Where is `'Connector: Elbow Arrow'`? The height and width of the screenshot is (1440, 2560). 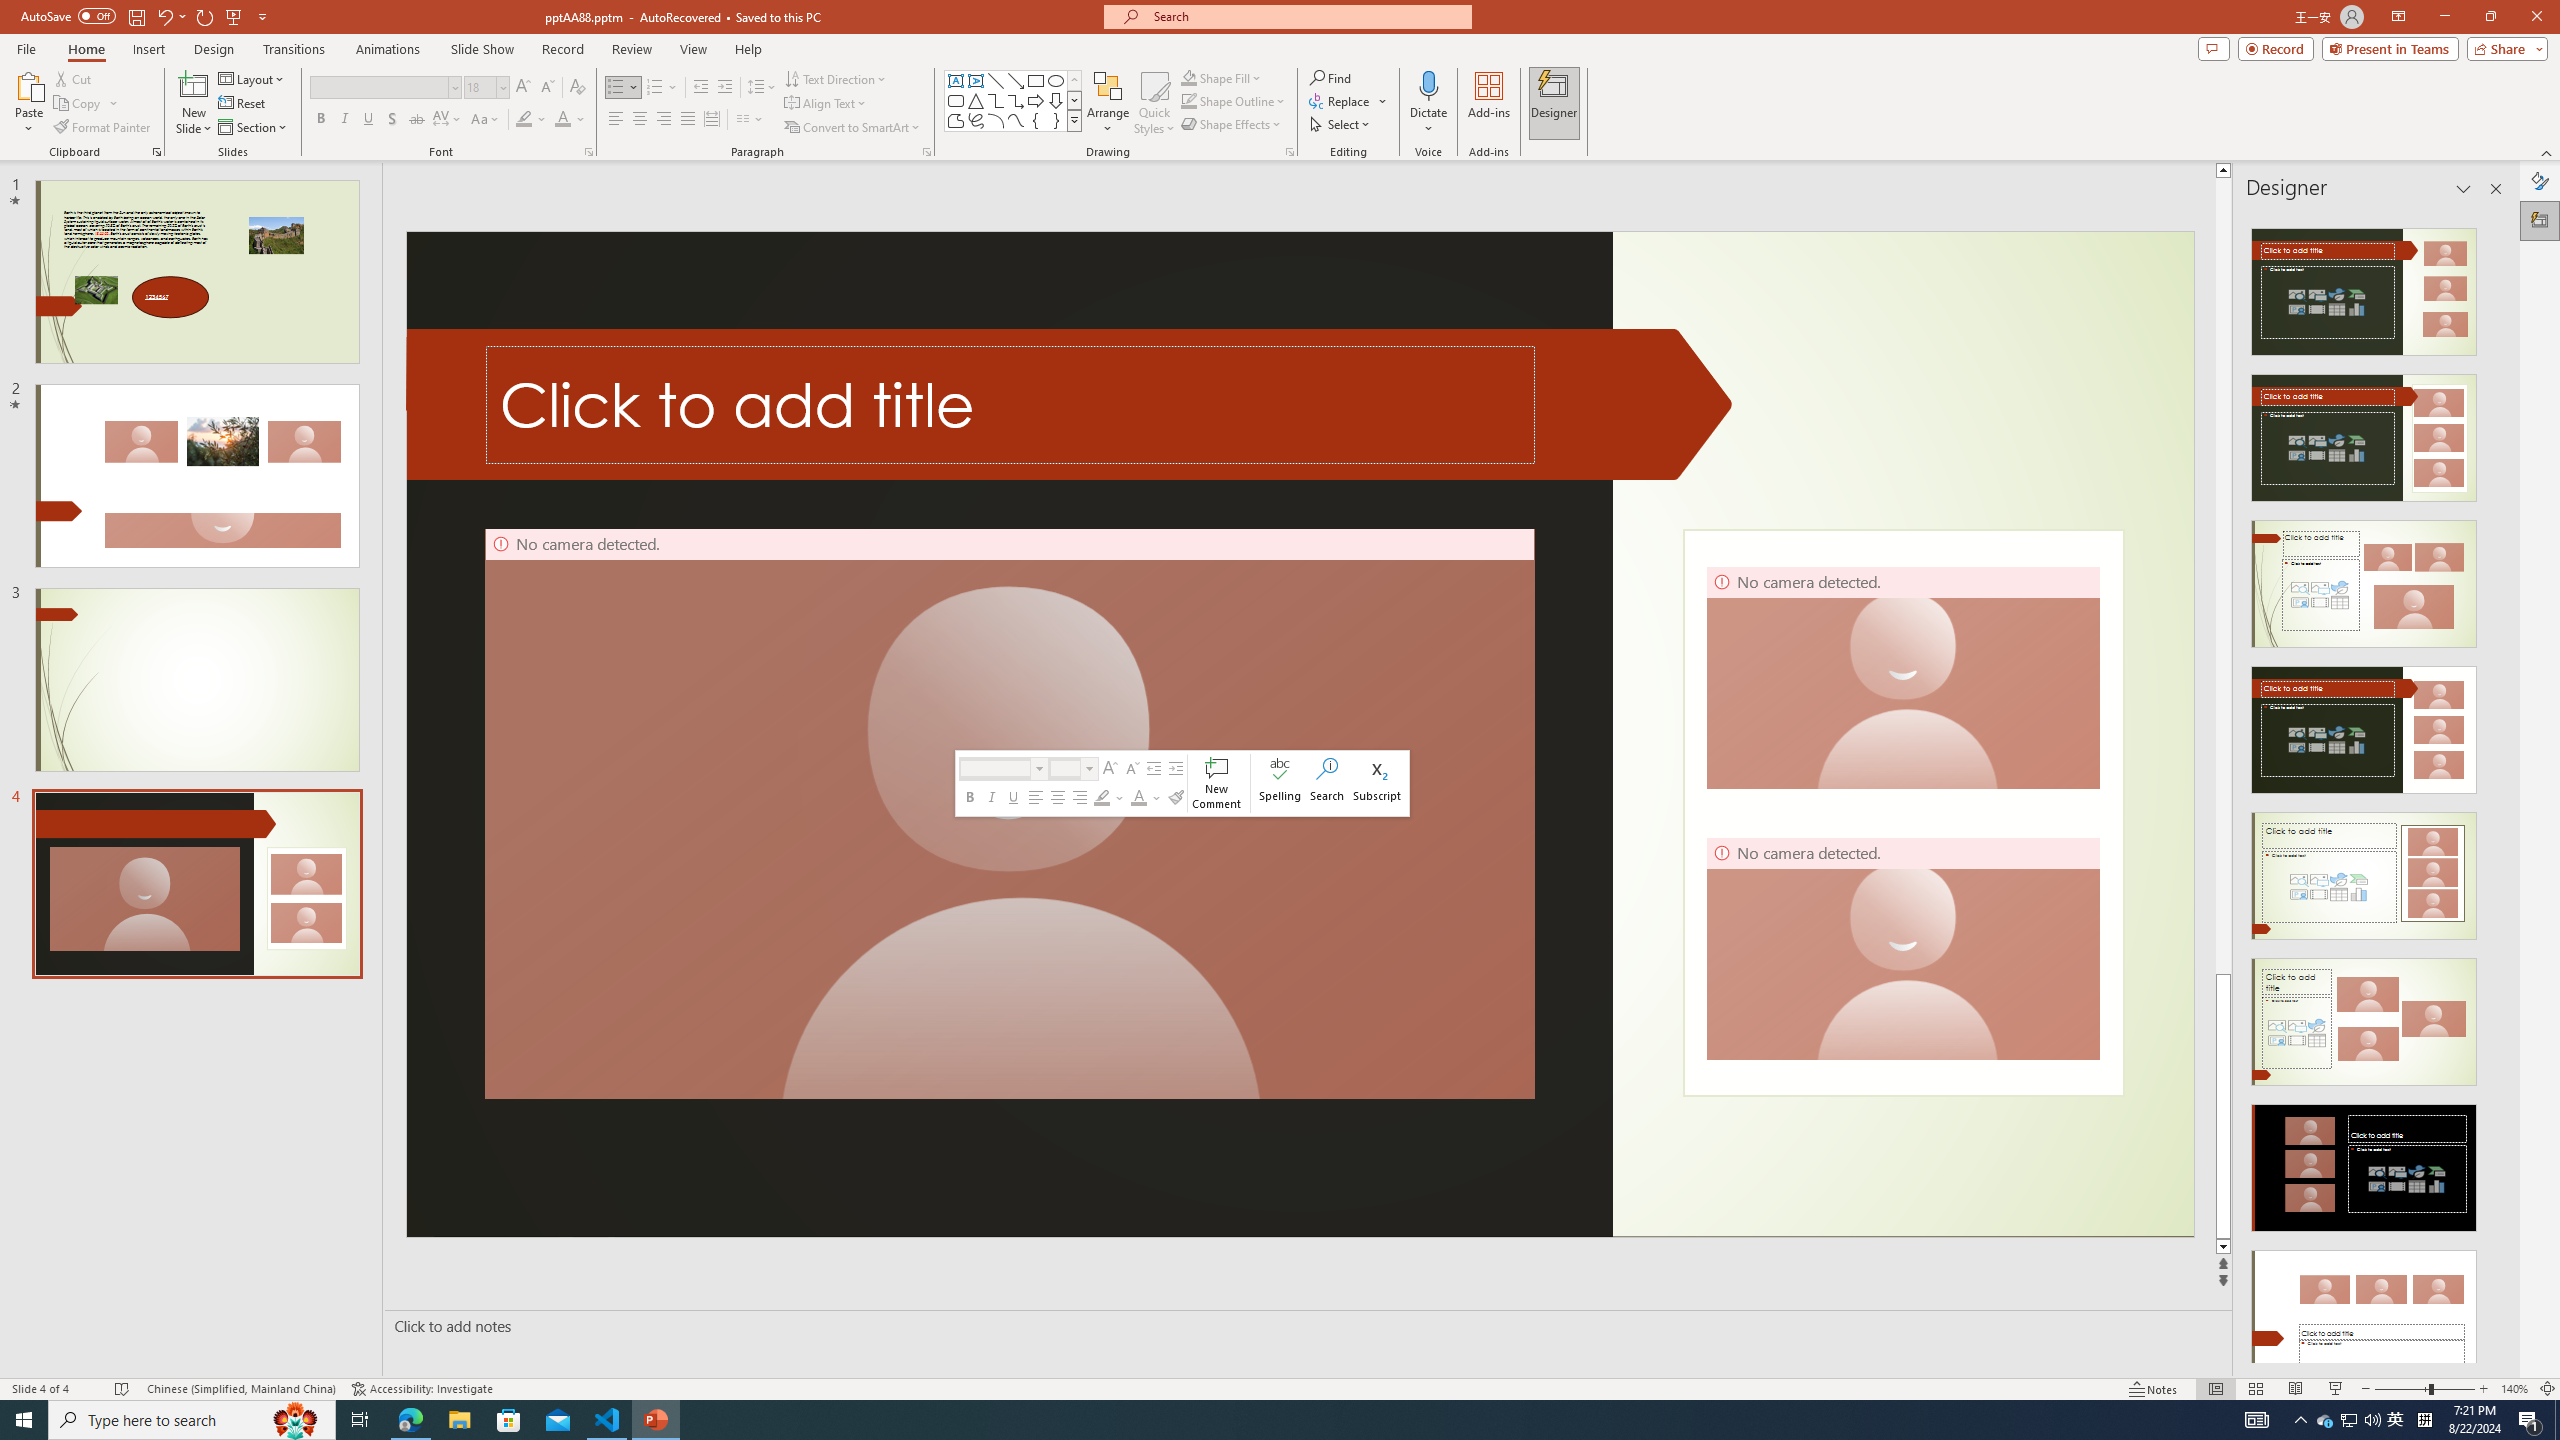 'Connector: Elbow Arrow' is located at coordinates (1015, 99).